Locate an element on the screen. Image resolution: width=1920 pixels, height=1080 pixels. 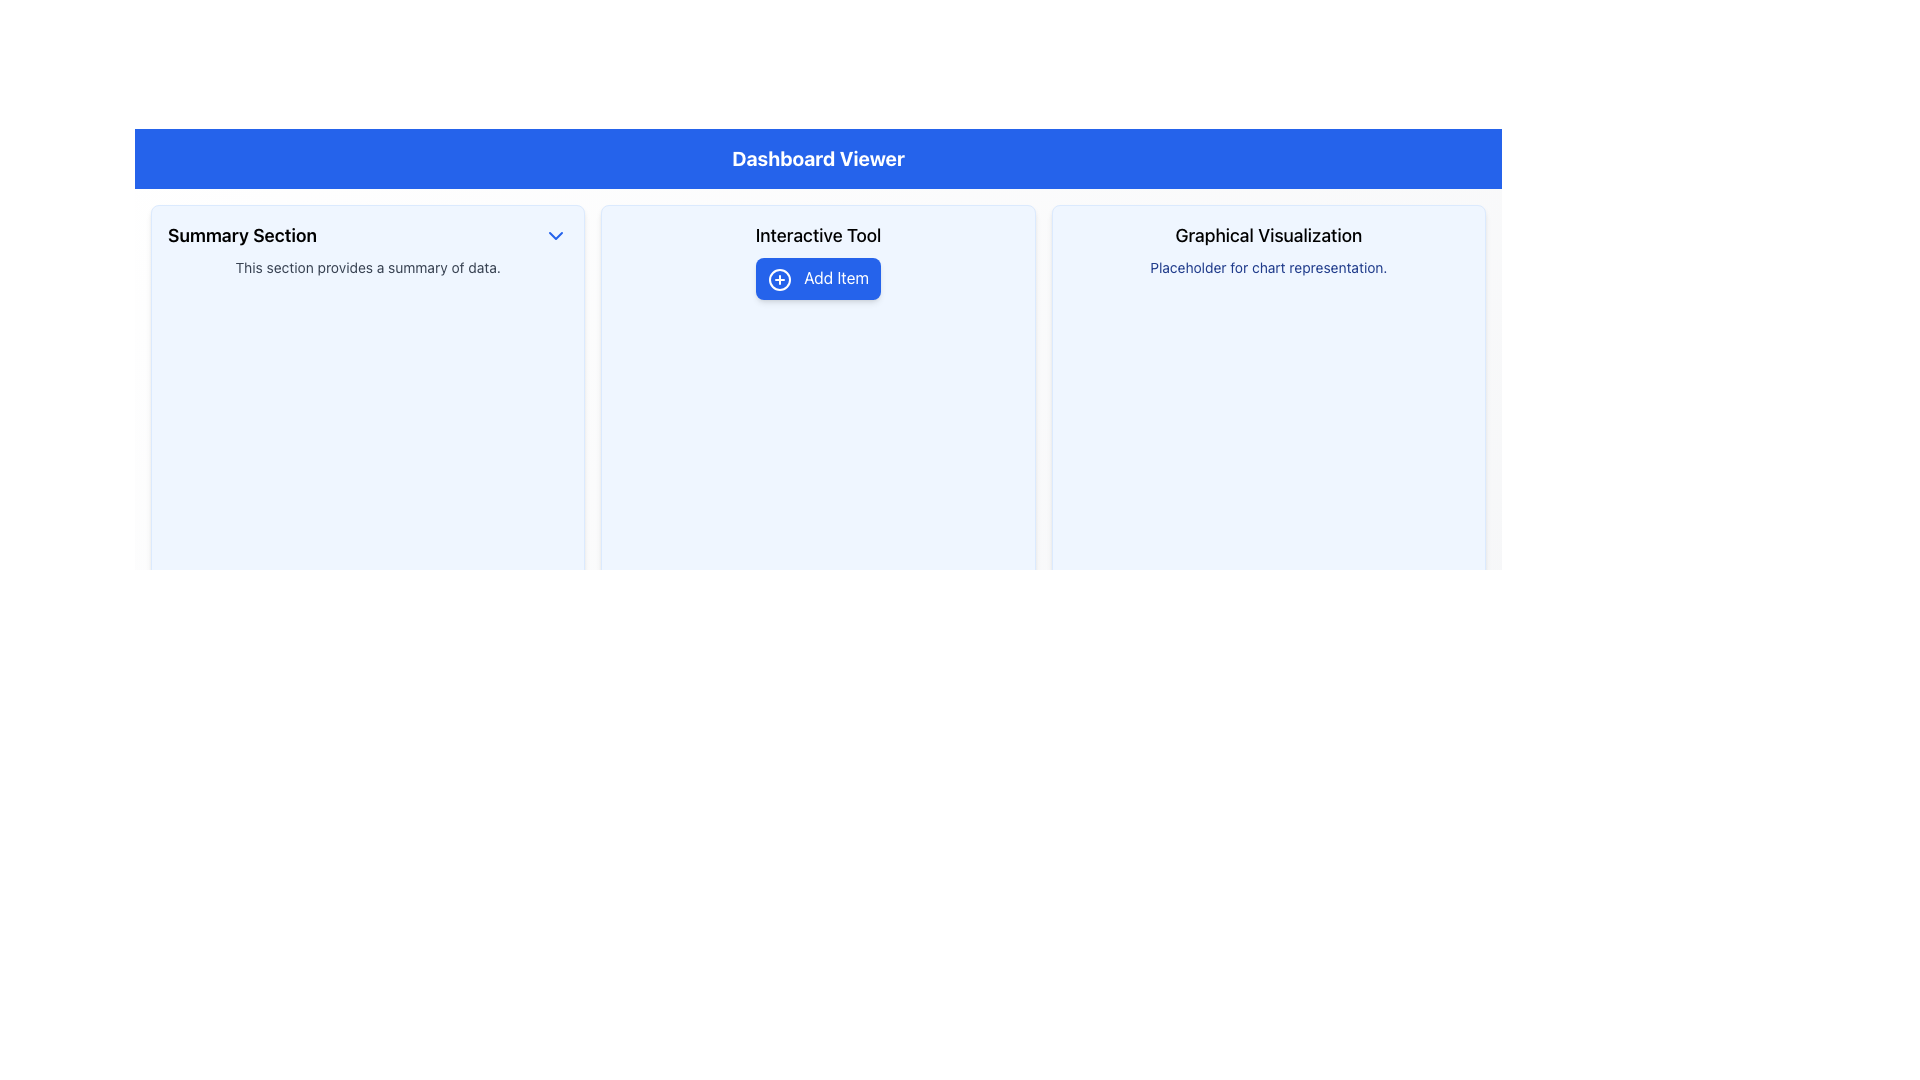
the text label that reads 'Interactive Tool', which is positioned above the button labeled 'Add Item' in the Dashboard Viewer section is located at coordinates (818, 234).